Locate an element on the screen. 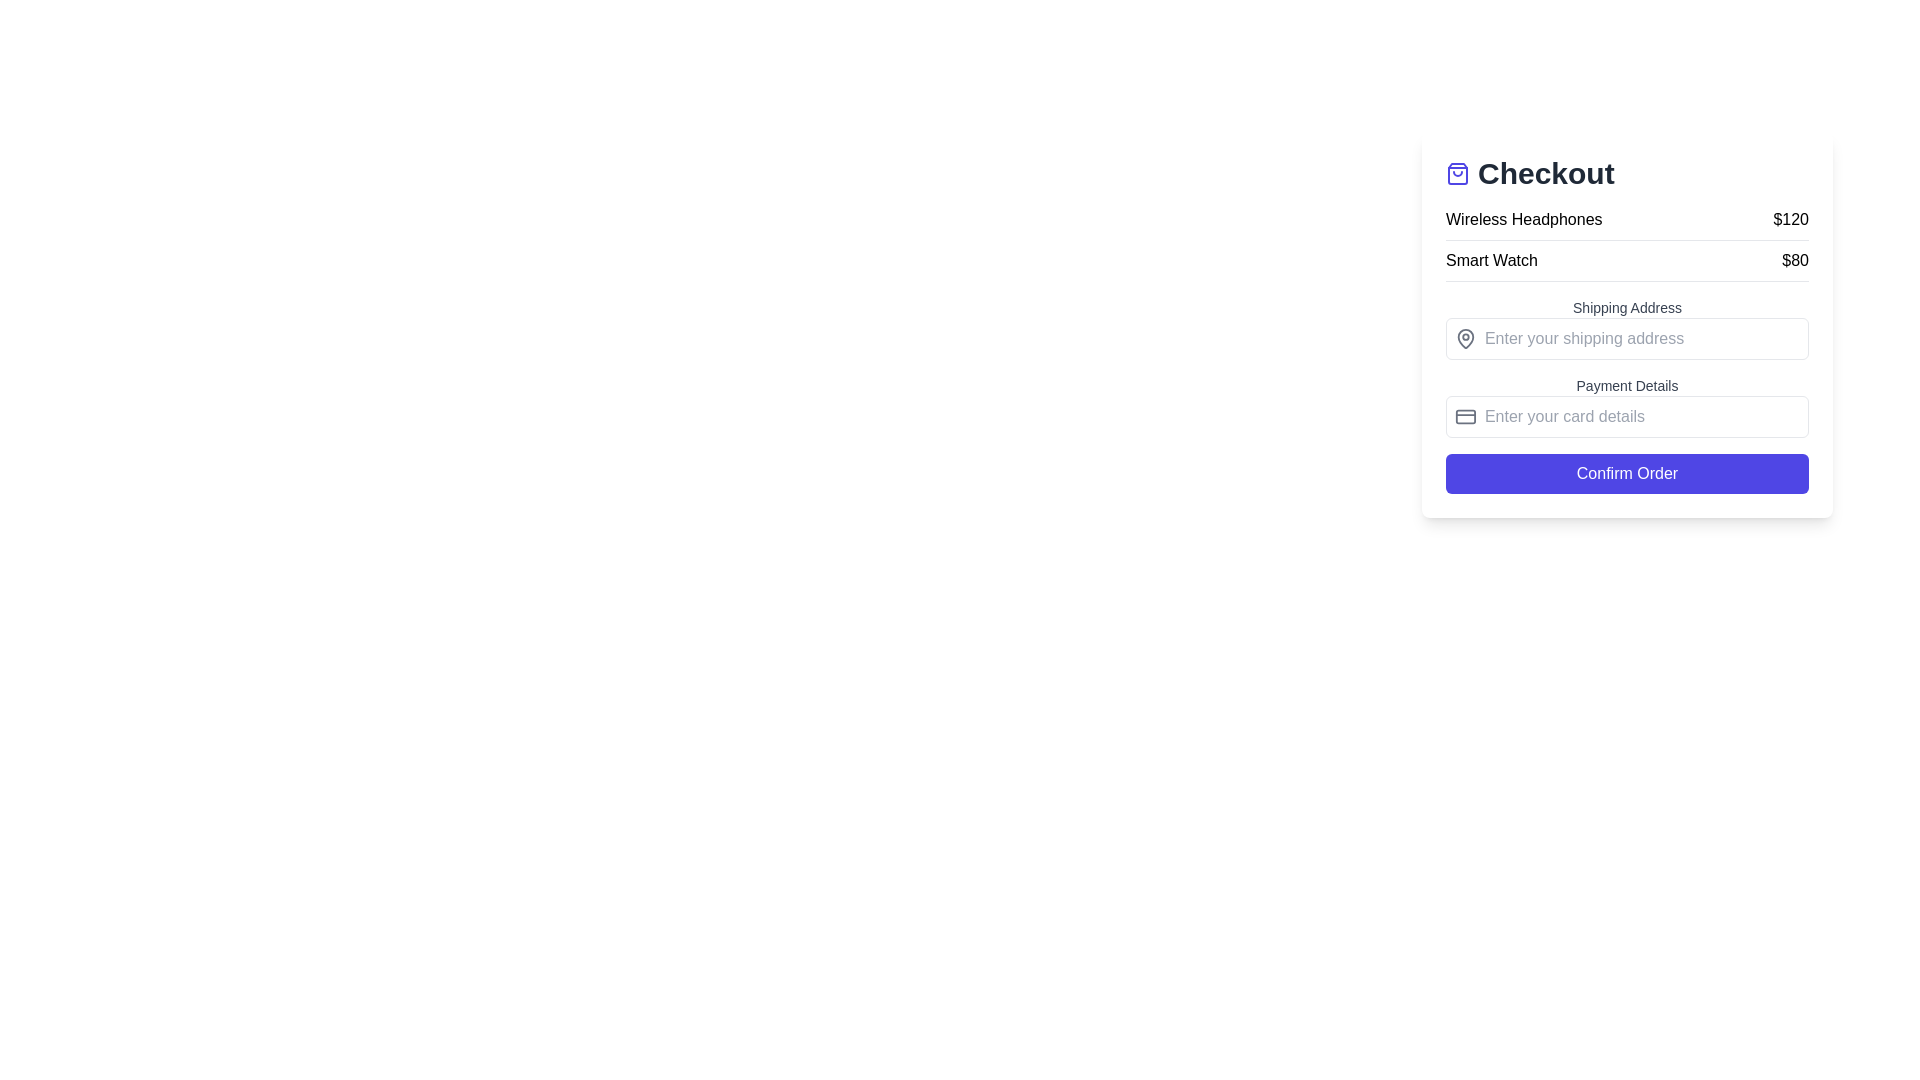 This screenshot has height=1080, width=1920. the checkout section containing nested form fields and a confirmation button is located at coordinates (1627, 396).